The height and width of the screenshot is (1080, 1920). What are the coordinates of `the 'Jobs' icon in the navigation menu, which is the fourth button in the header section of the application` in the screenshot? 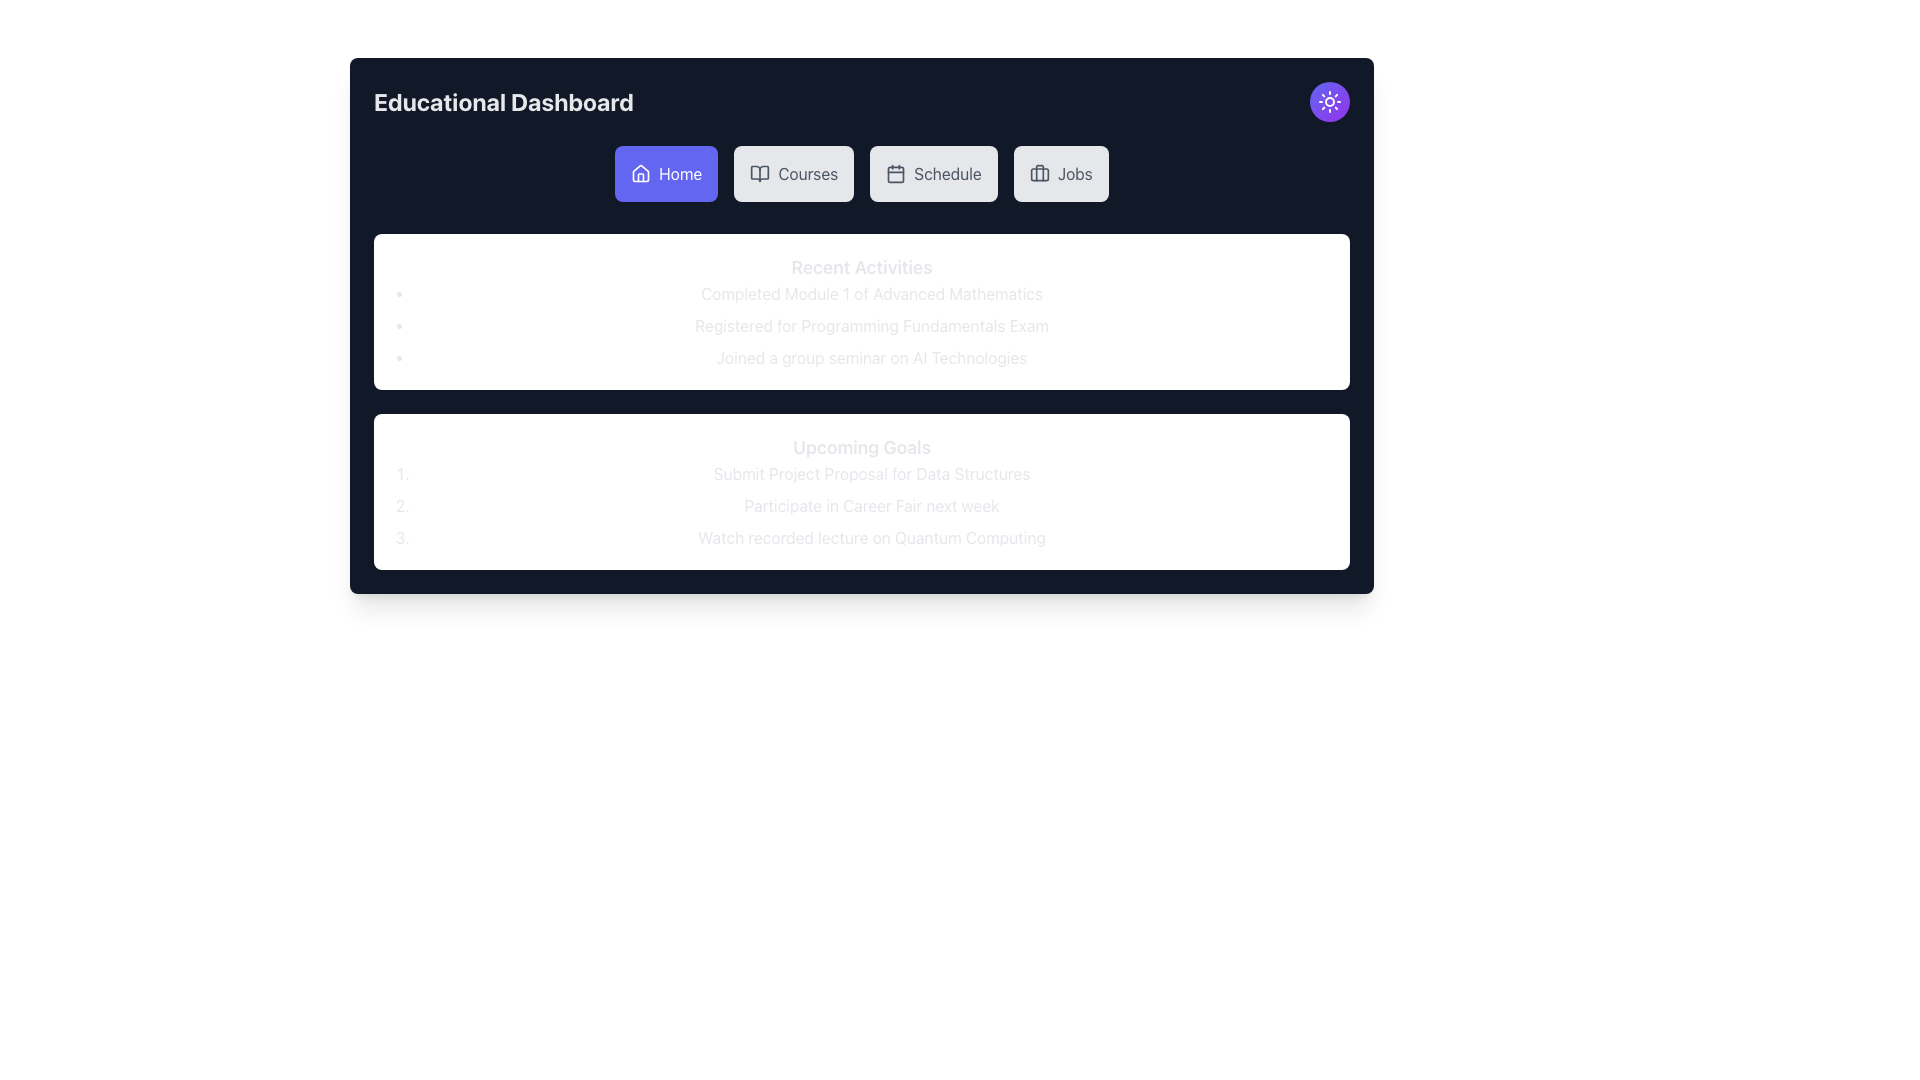 It's located at (1039, 172).